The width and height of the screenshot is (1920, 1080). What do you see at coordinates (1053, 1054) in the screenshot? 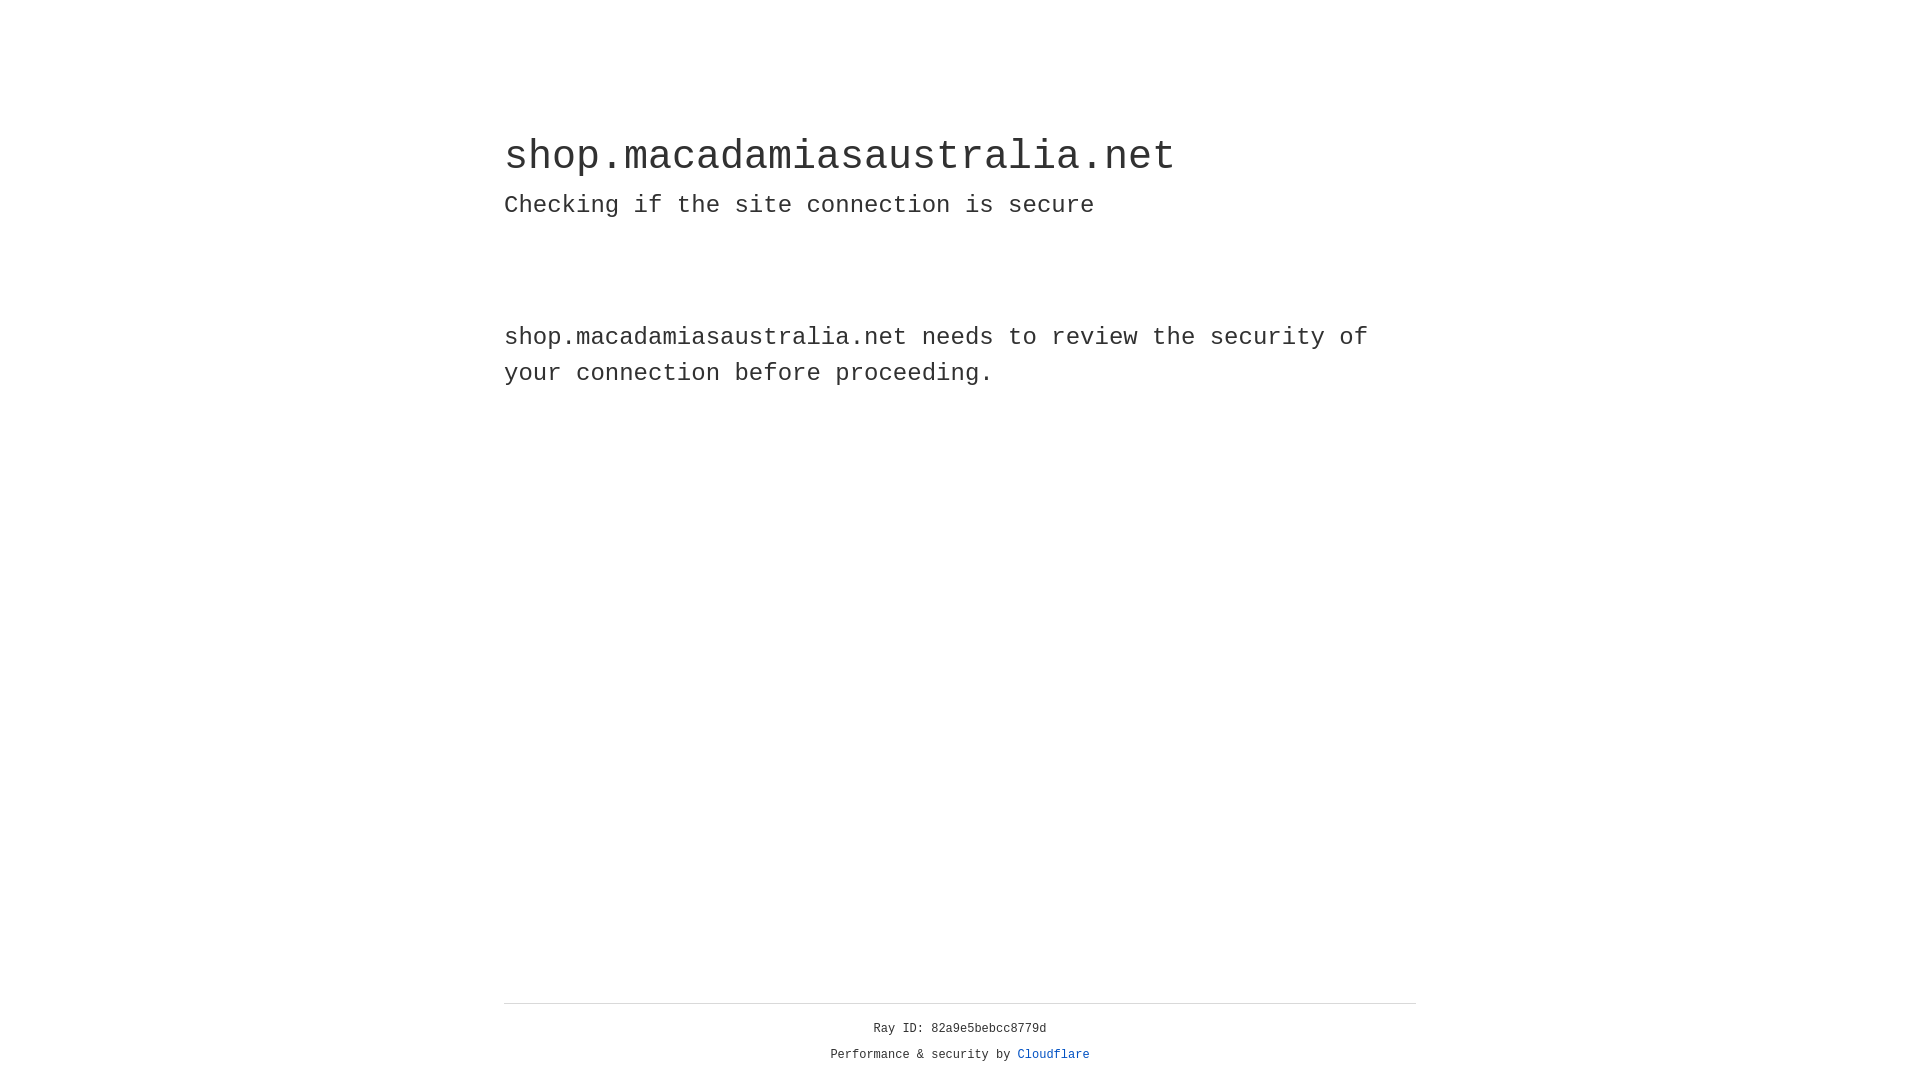
I see `'Cloudflare'` at bounding box center [1053, 1054].